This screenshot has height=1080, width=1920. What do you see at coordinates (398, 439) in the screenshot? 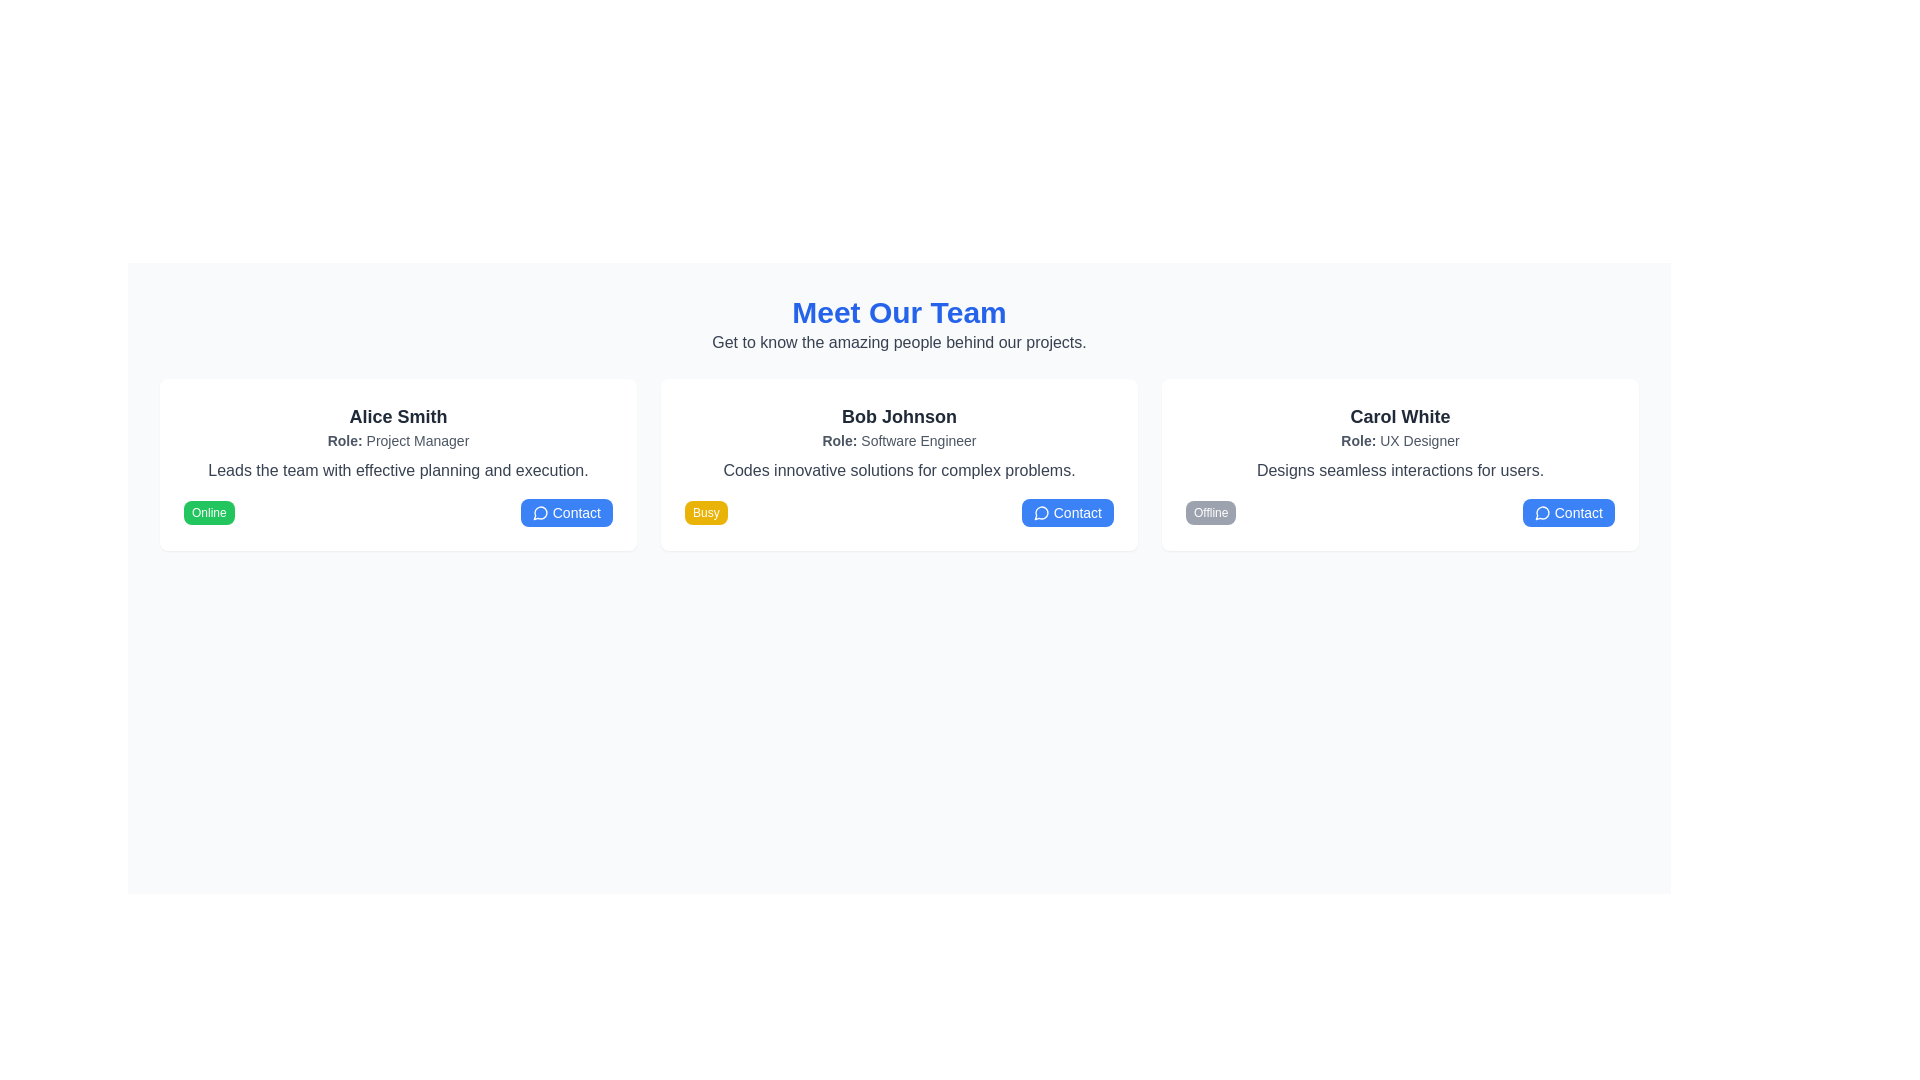
I see `text label displaying 'Role: Project Manager' located under the name 'Alice Smith' in their profile card` at bounding box center [398, 439].